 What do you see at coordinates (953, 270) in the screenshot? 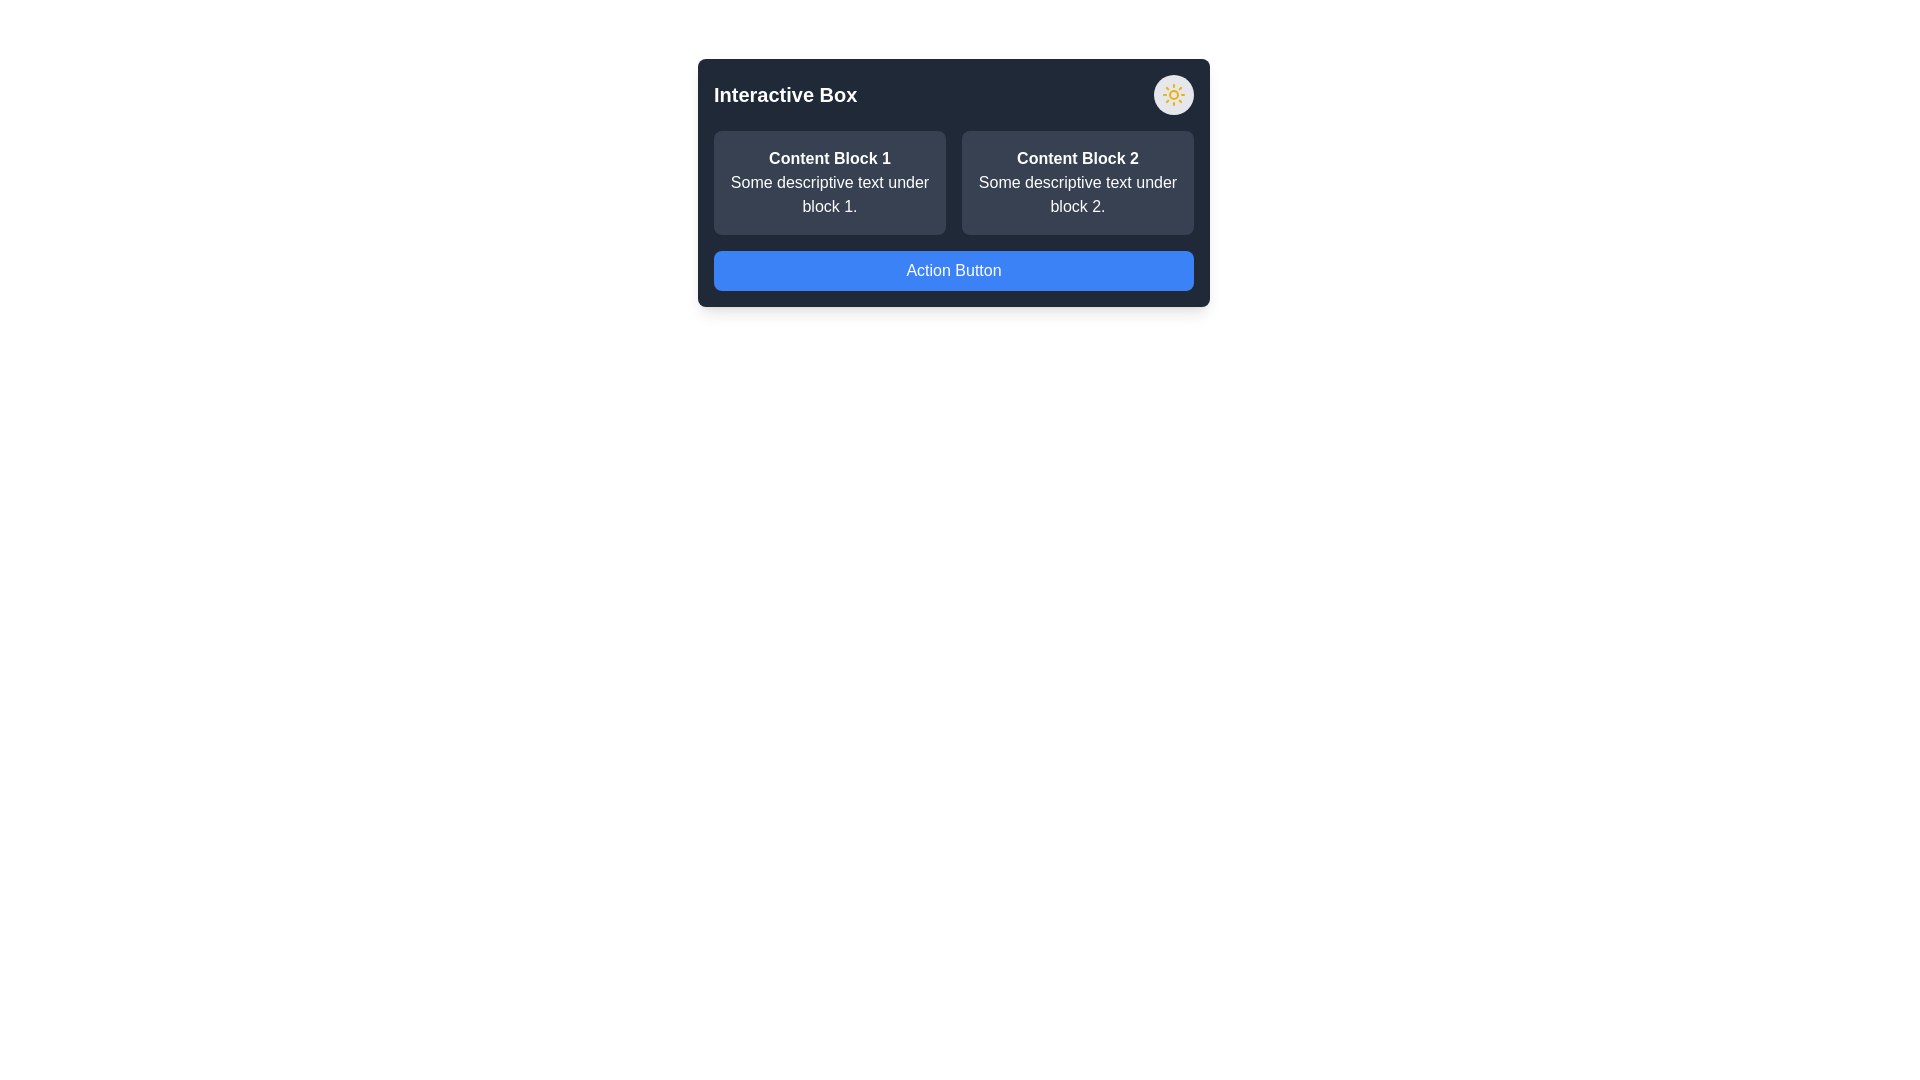
I see `the 'Action Button' with a blue background and white text located below 'Content Block 1' and 'Content Block 2' in the 'Interactive Box' to change its background color` at bounding box center [953, 270].